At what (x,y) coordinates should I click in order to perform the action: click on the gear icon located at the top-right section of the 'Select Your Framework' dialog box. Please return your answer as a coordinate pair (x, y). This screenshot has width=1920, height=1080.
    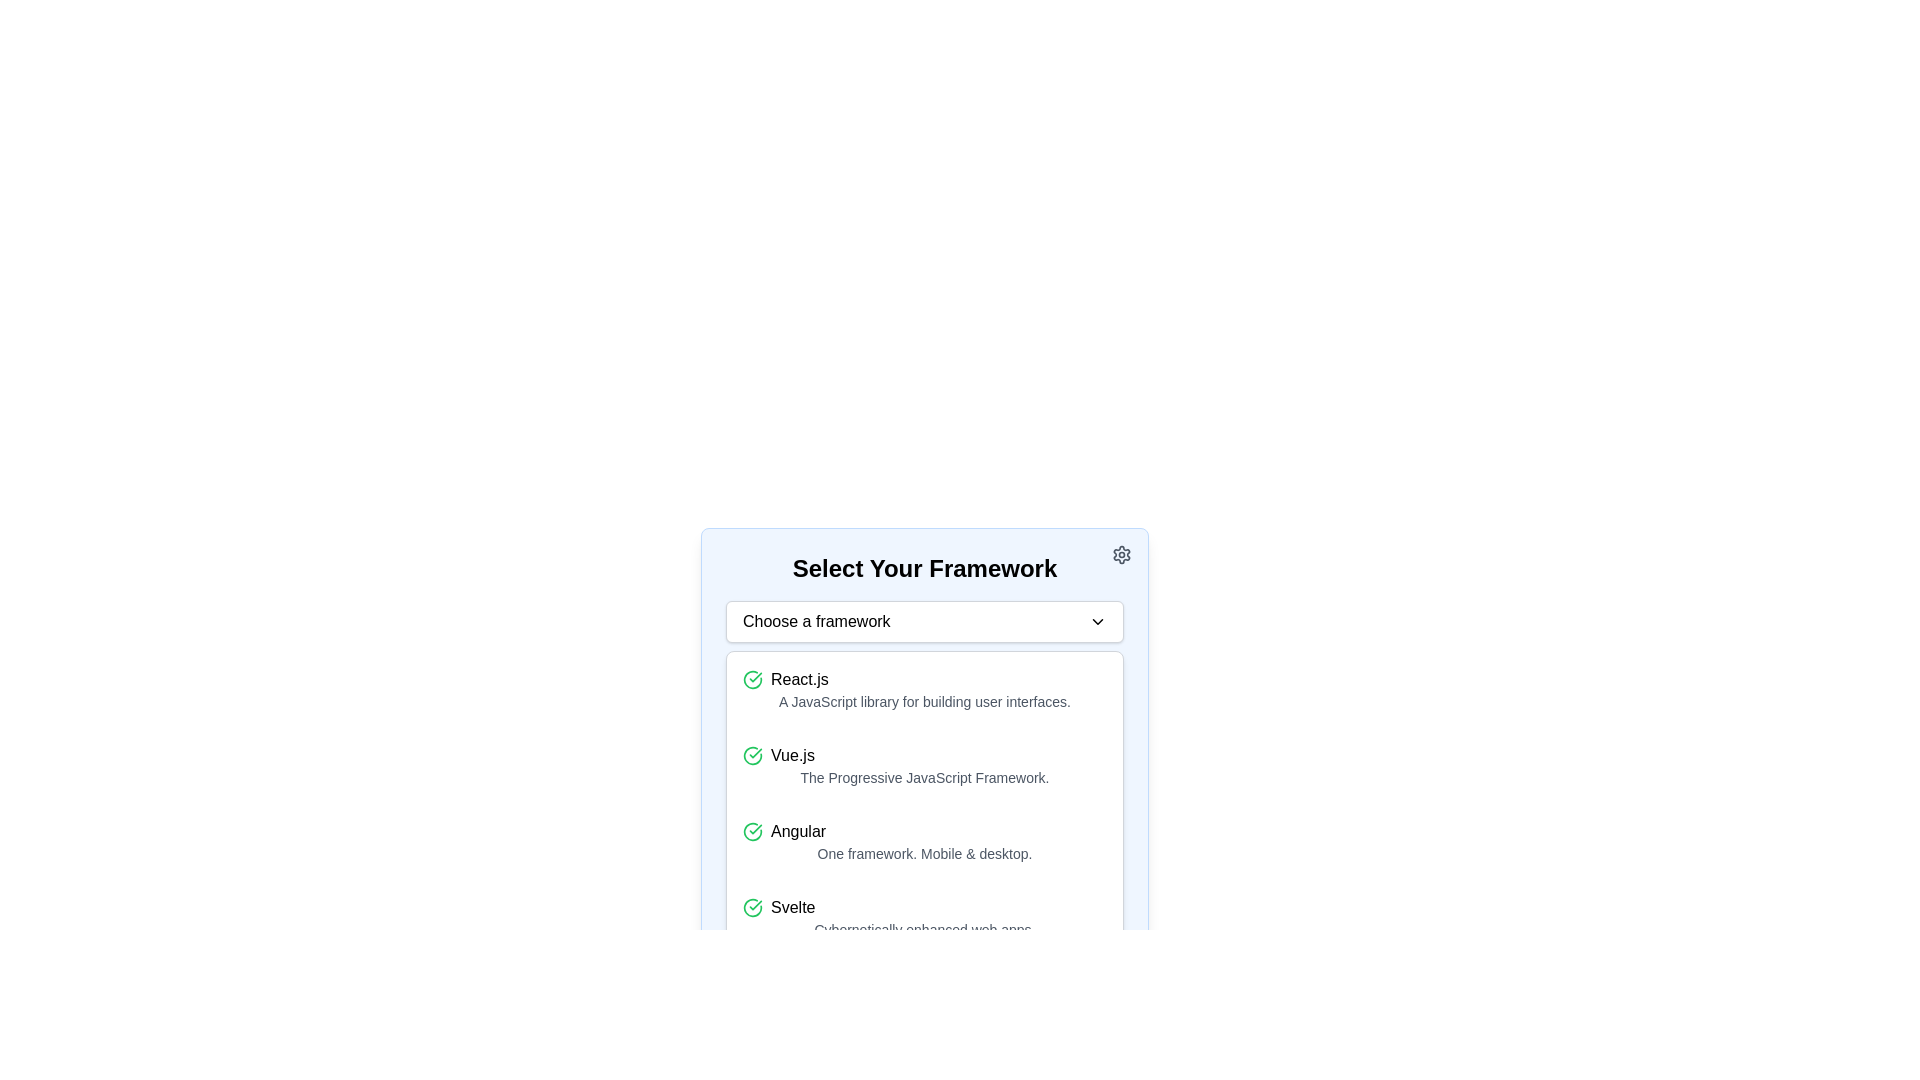
    Looking at the image, I should click on (1122, 555).